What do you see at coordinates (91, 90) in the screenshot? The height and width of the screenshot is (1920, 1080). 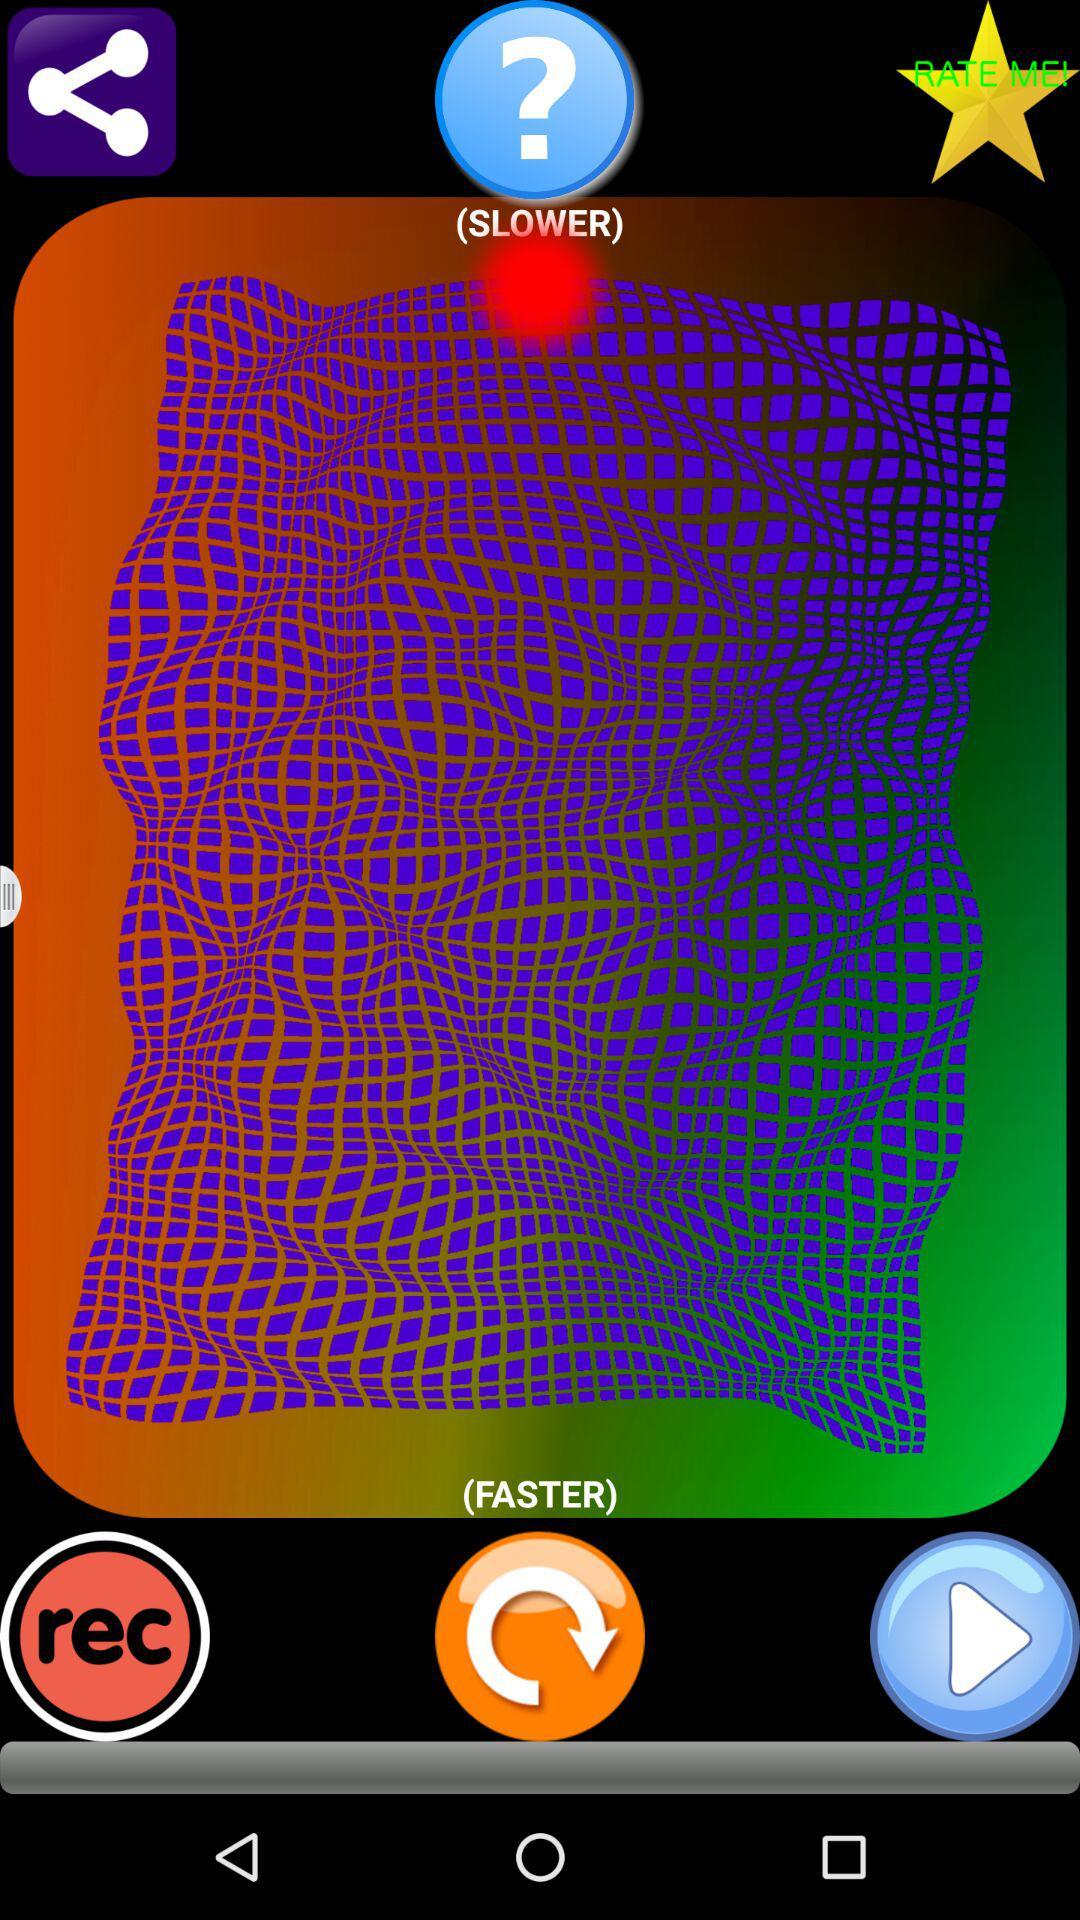 I see `share` at bounding box center [91, 90].